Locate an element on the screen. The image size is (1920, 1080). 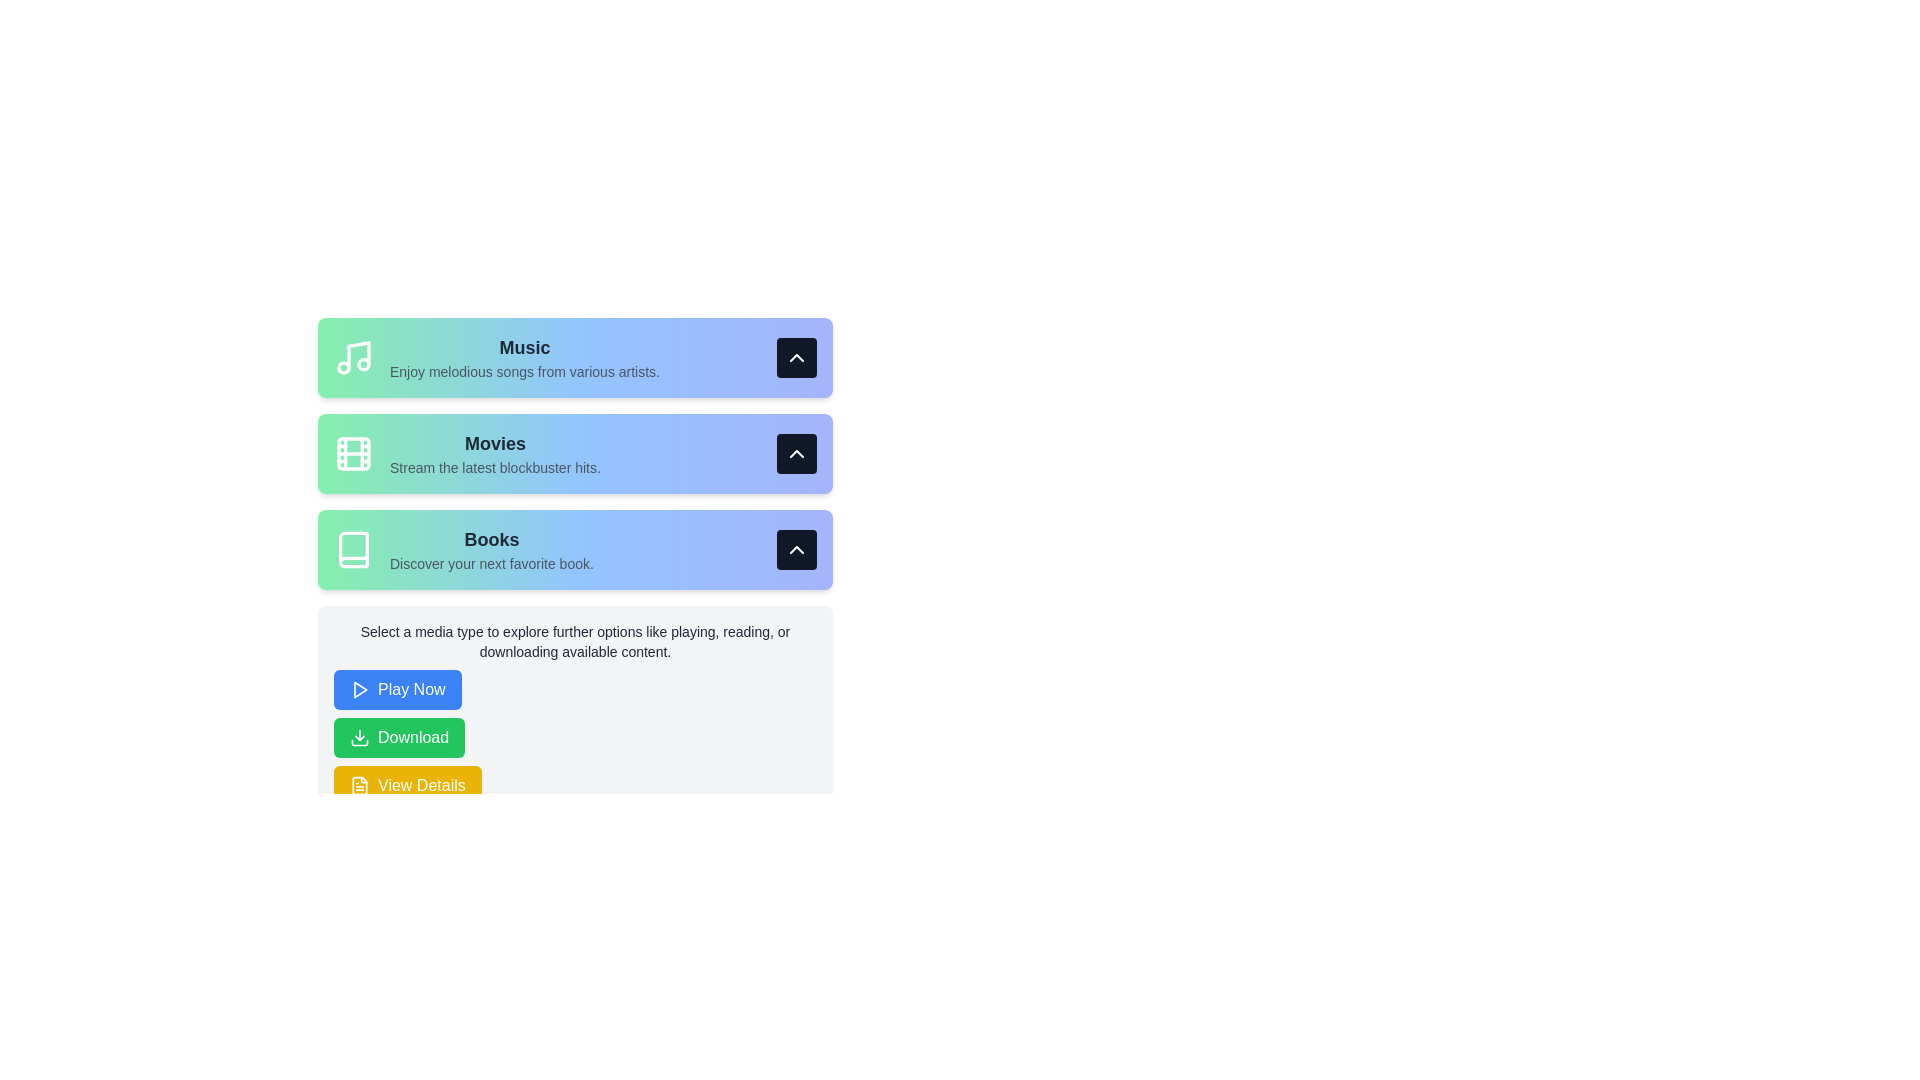
the upward scrolling icon located within the interactive button adjacent to the 'Movies' label, positioned at the right end of the group of three options is located at coordinates (795, 454).